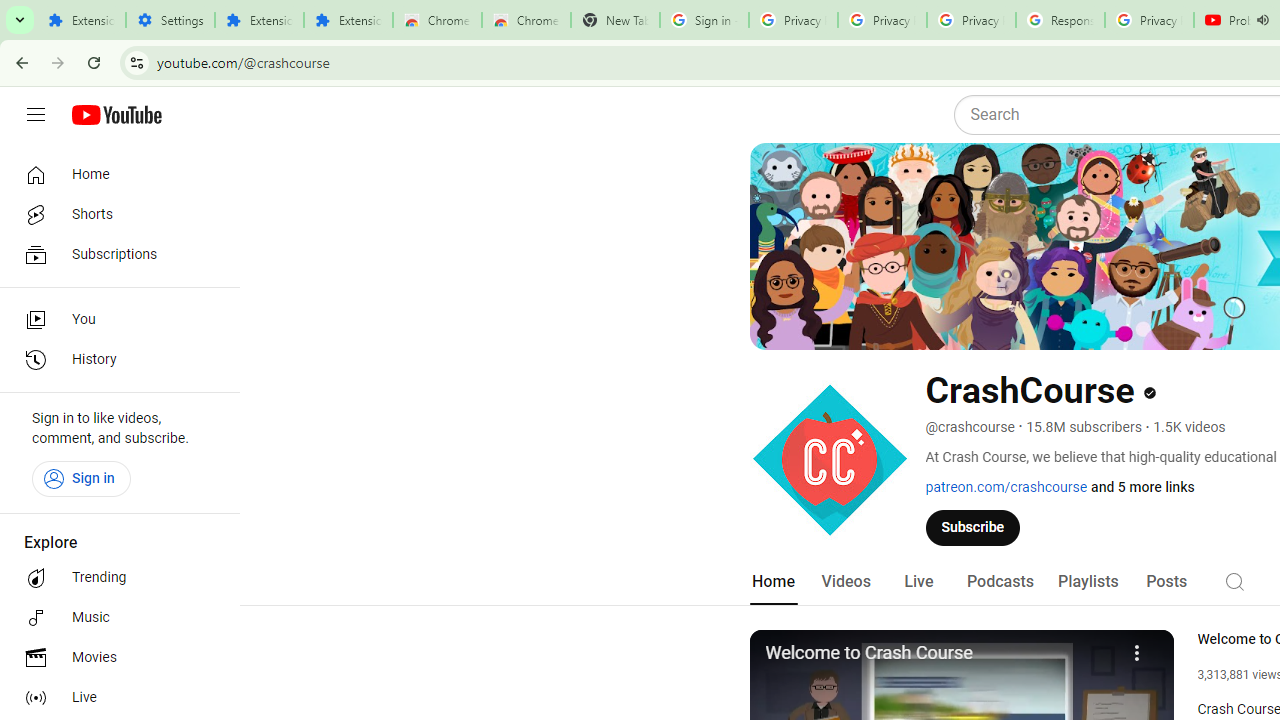  What do you see at coordinates (938, 654) in the screenshot?
I see `'Welcome to Crash Course'` at bounding box center [938, 654].